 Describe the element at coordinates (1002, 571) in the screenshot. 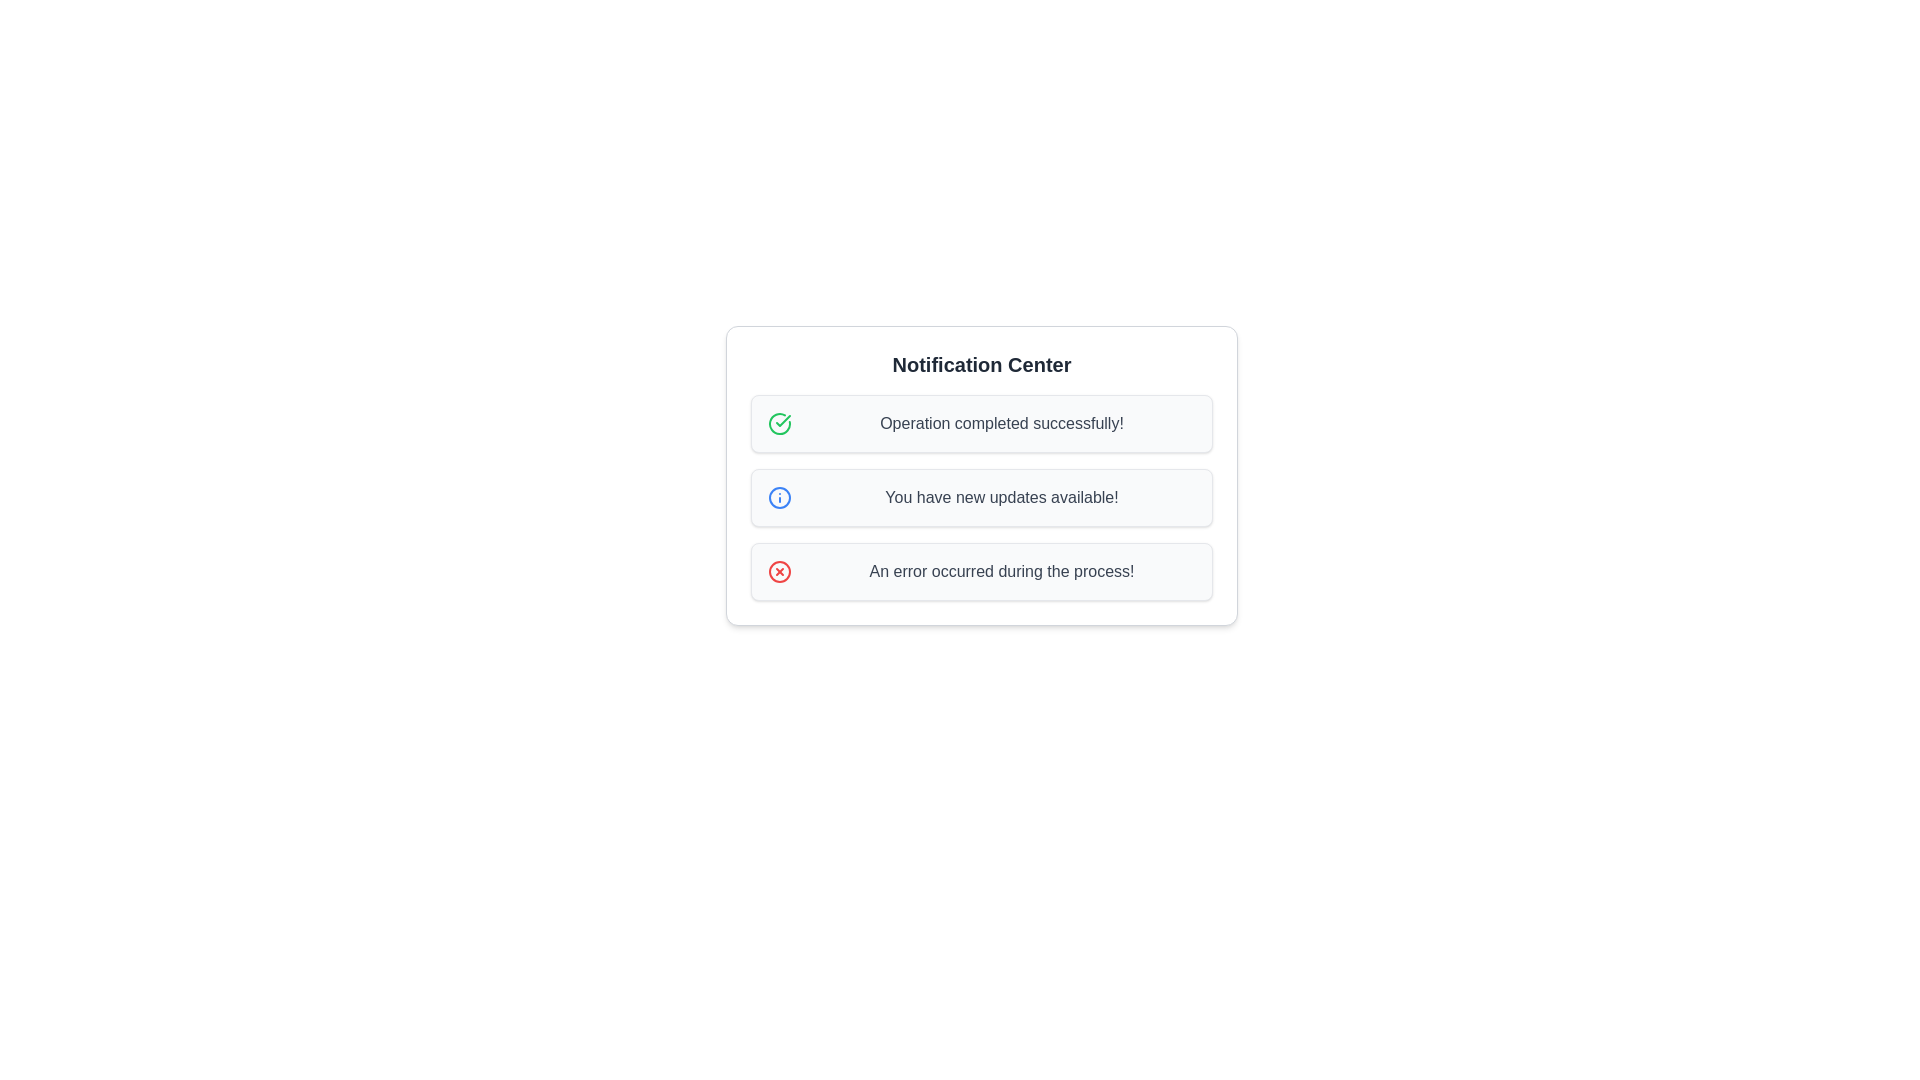

I see `error notification message displayed in the text label located in the third notification item of the 'Notification Center', positioned next to the error icon` at that location.